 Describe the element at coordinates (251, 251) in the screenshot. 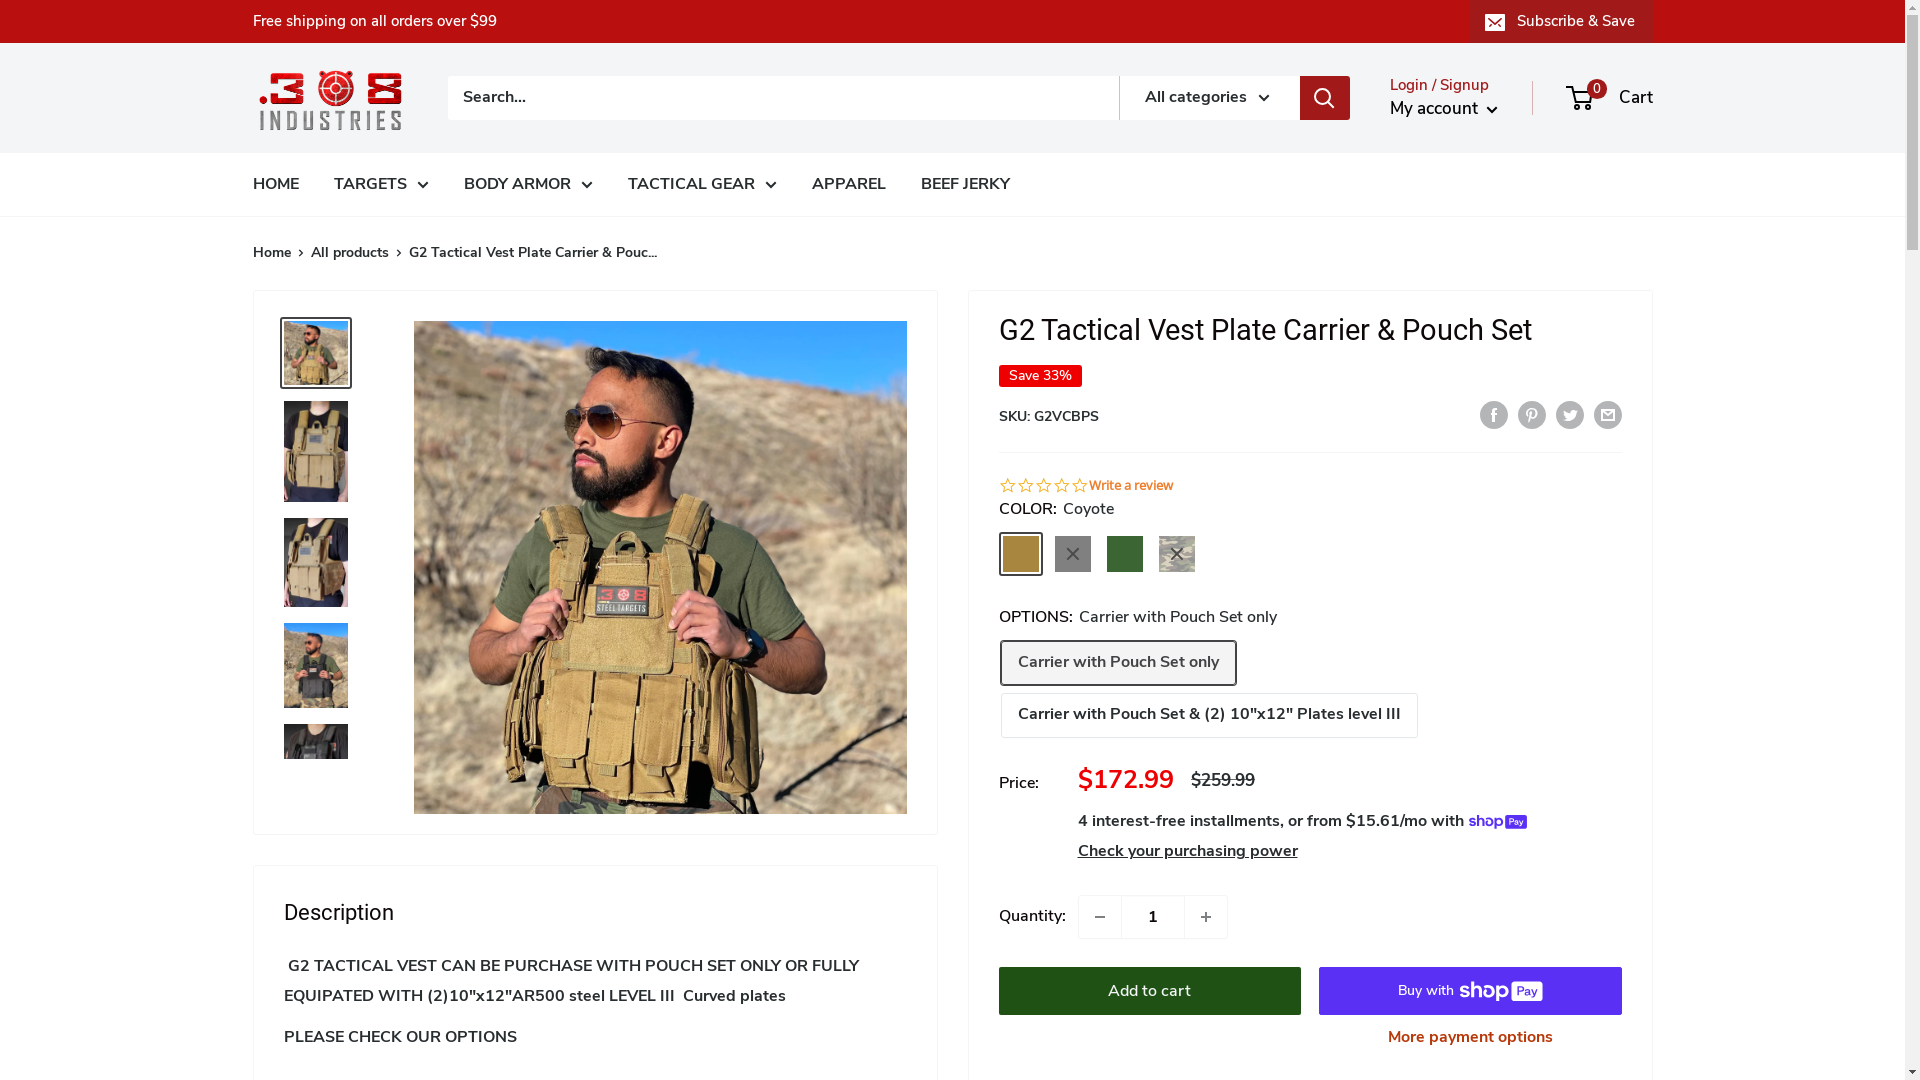

I see `'Home'` at that location.